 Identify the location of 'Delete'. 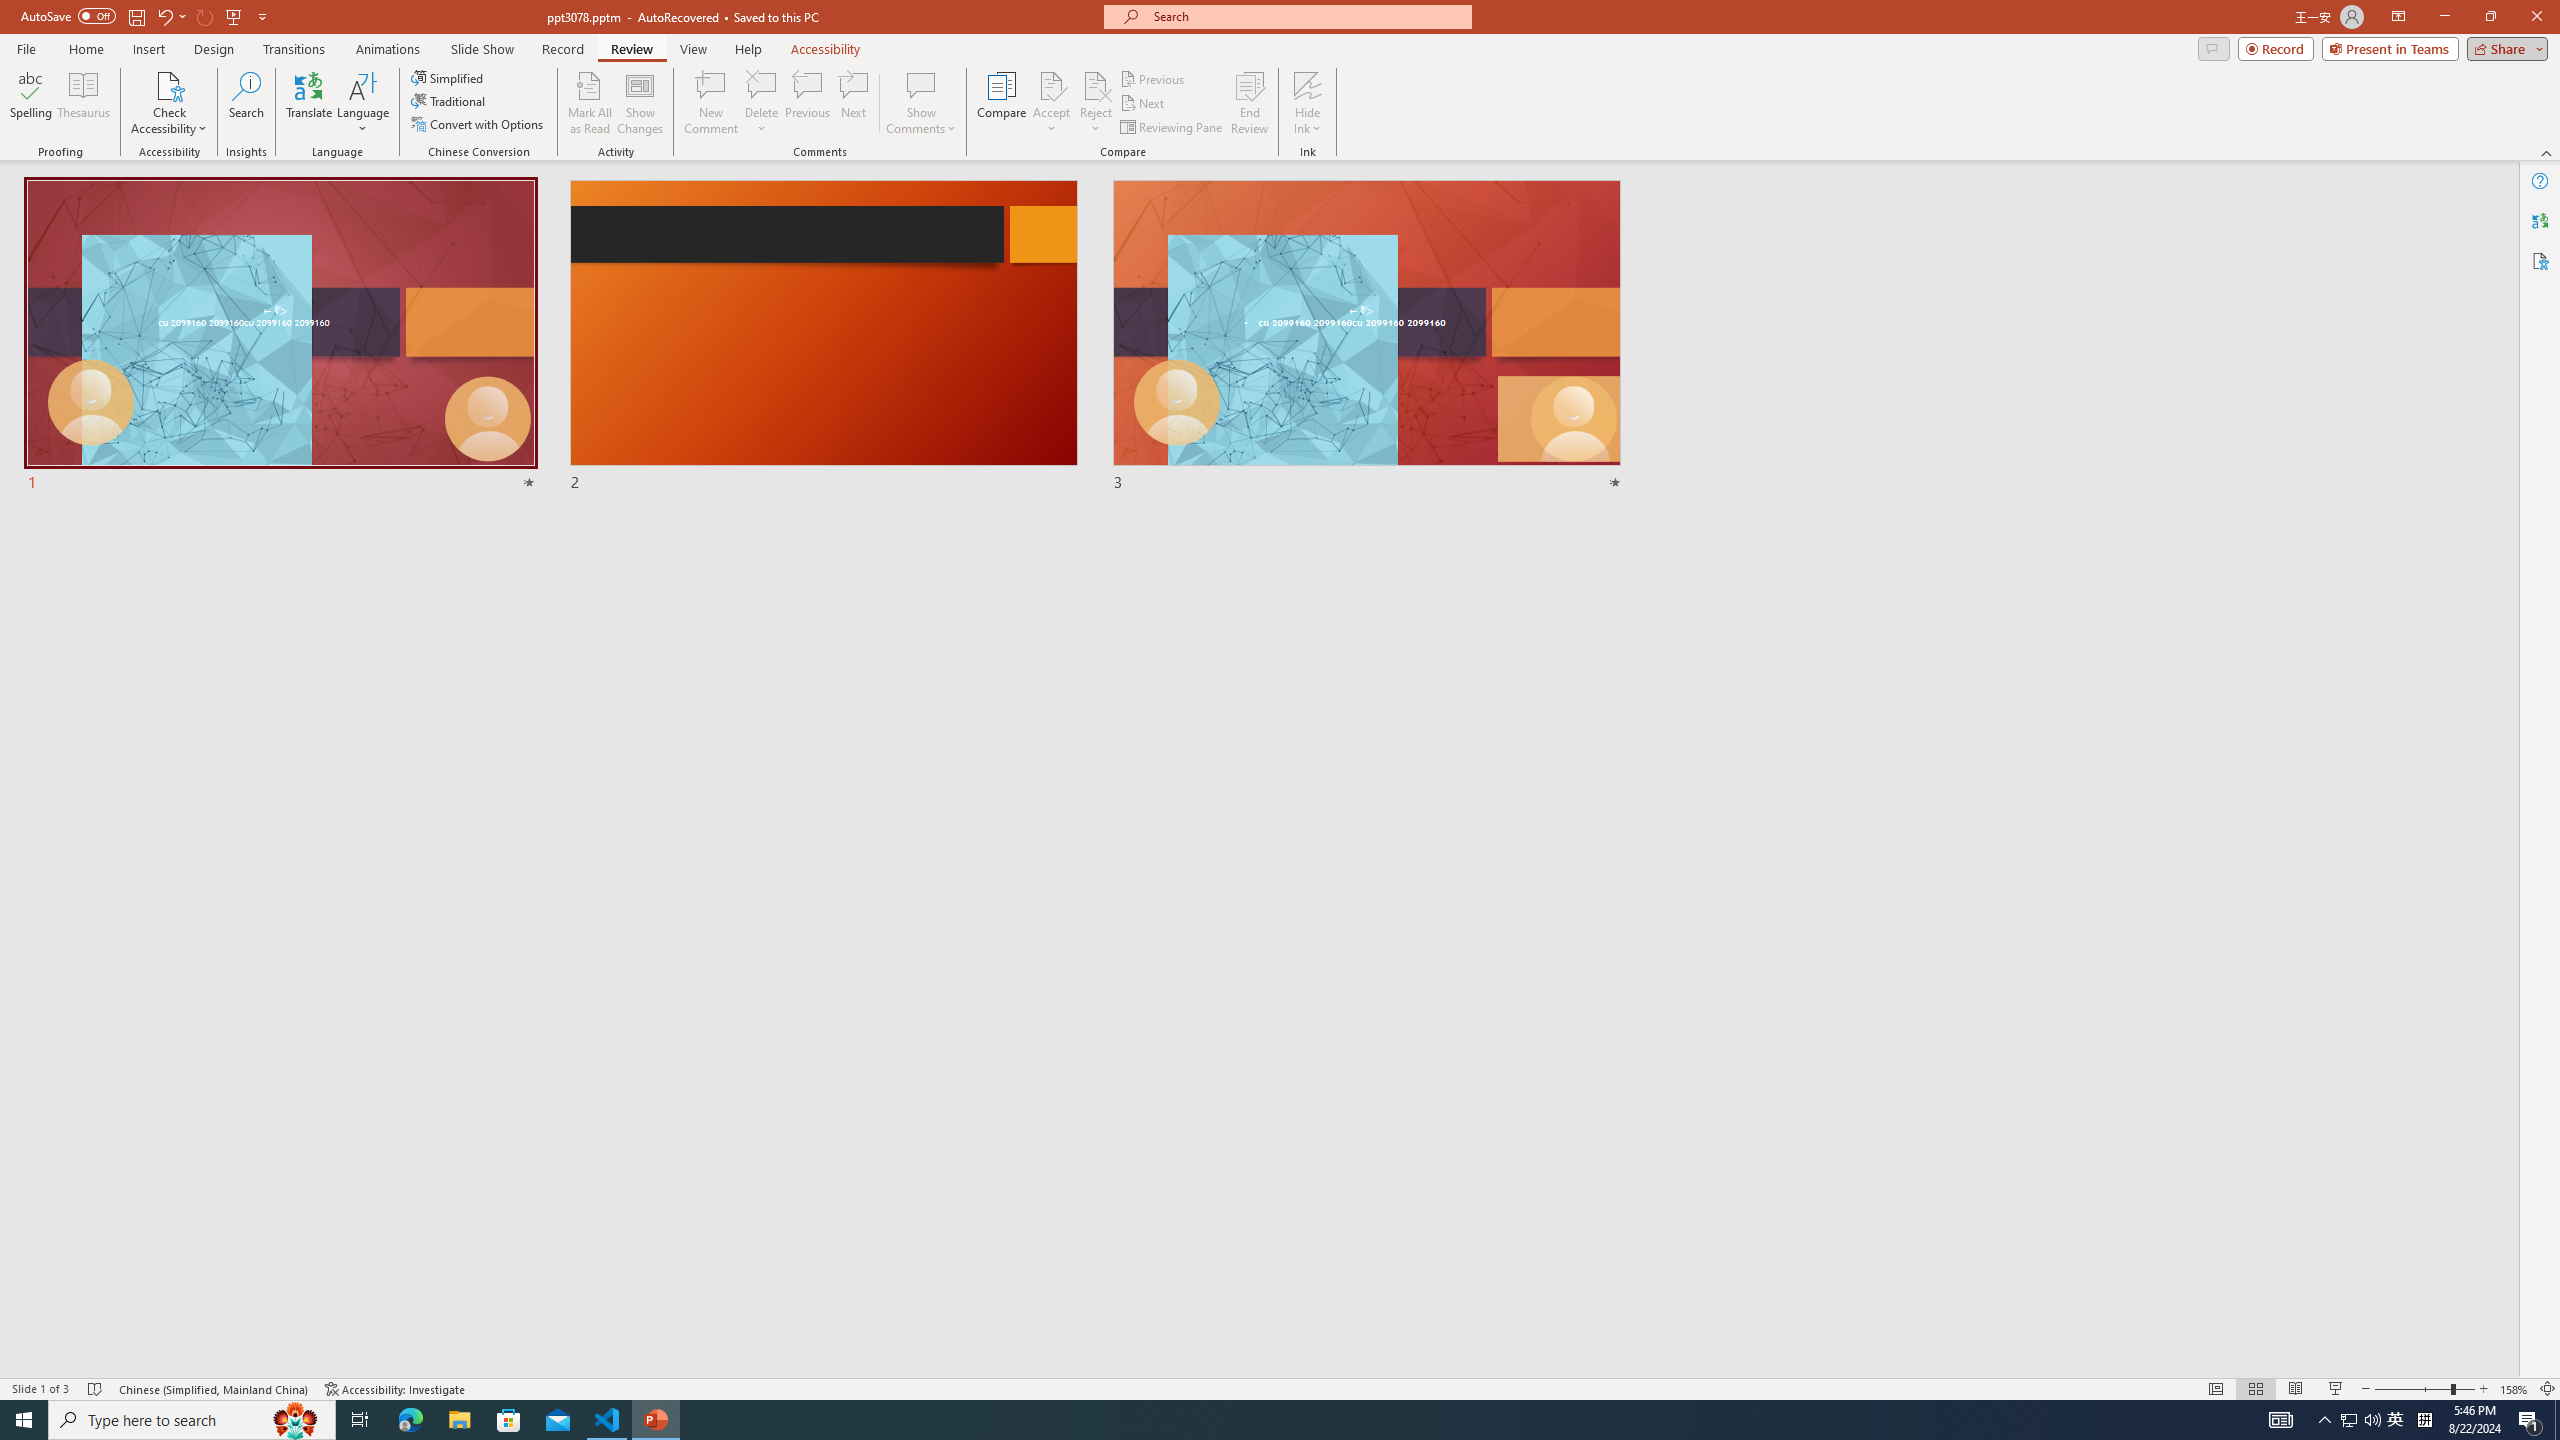
(761, 84).